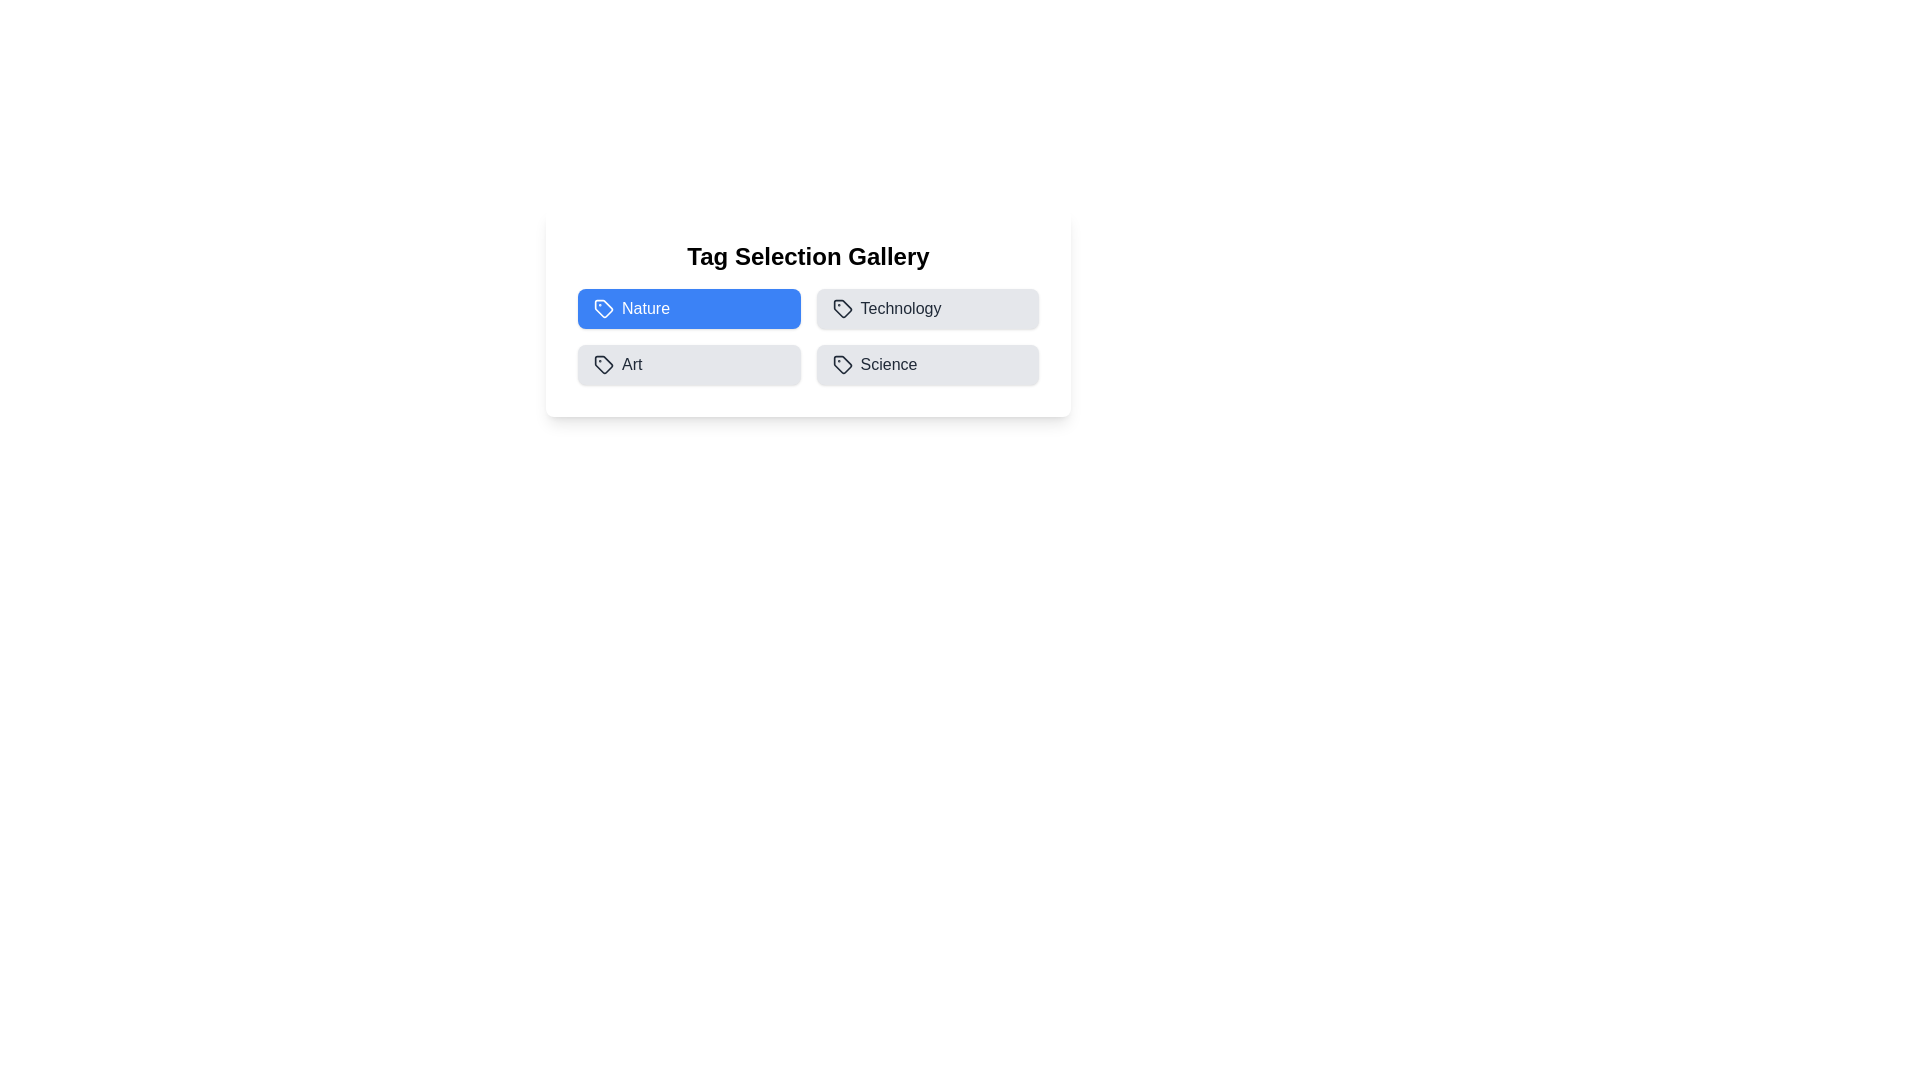 Image resolution: width=1920 pixels, height=1080 pixels. What do you see at coordinates (926, 365) in the screenshot?
I see `the tag labeled Science` at bounding box center [926, 365].